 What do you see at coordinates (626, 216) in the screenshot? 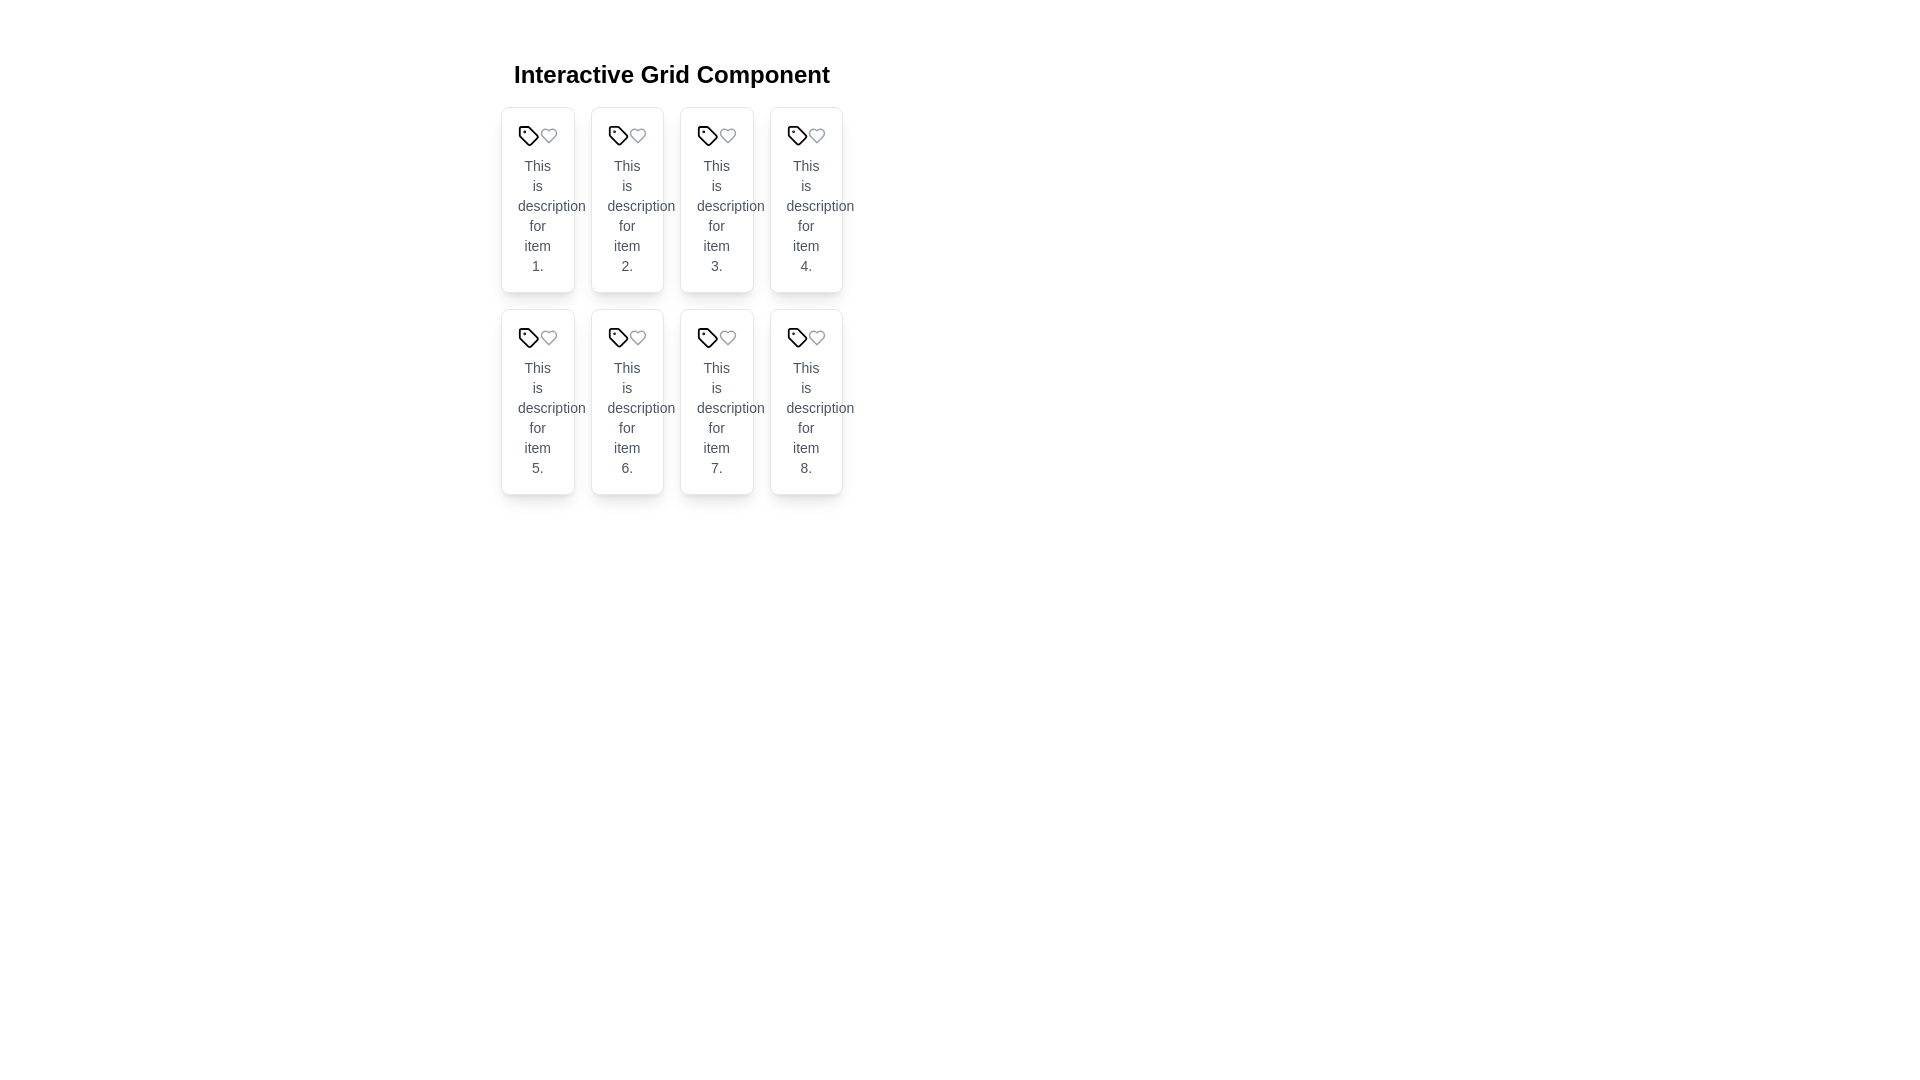
I see `the descriptive text block located in the second tile of a grid layout, which is positioned beneath the tile's title text` at bounding box center [626, 216].